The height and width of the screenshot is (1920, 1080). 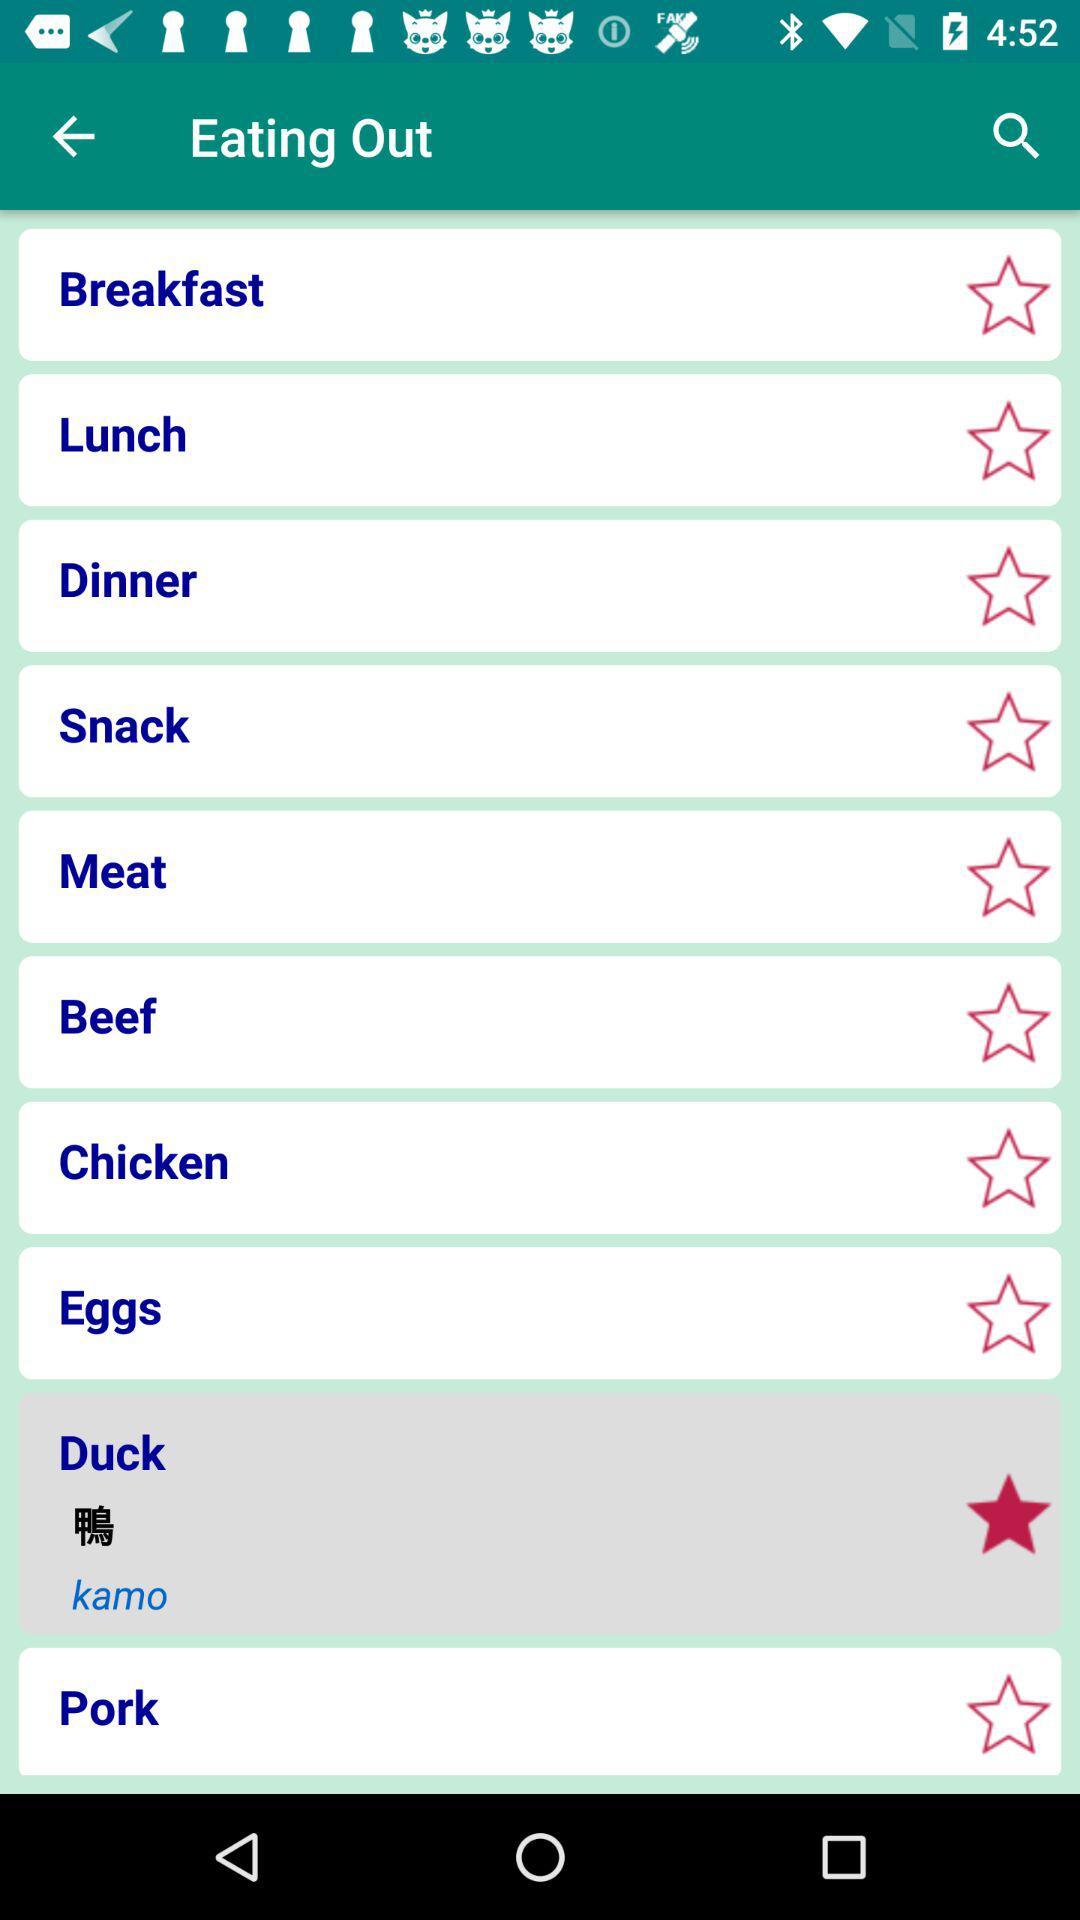 What do you see at coordinates (481, 432) in the screenshot?
I see `lunch item` at bounding box center [481, 432].